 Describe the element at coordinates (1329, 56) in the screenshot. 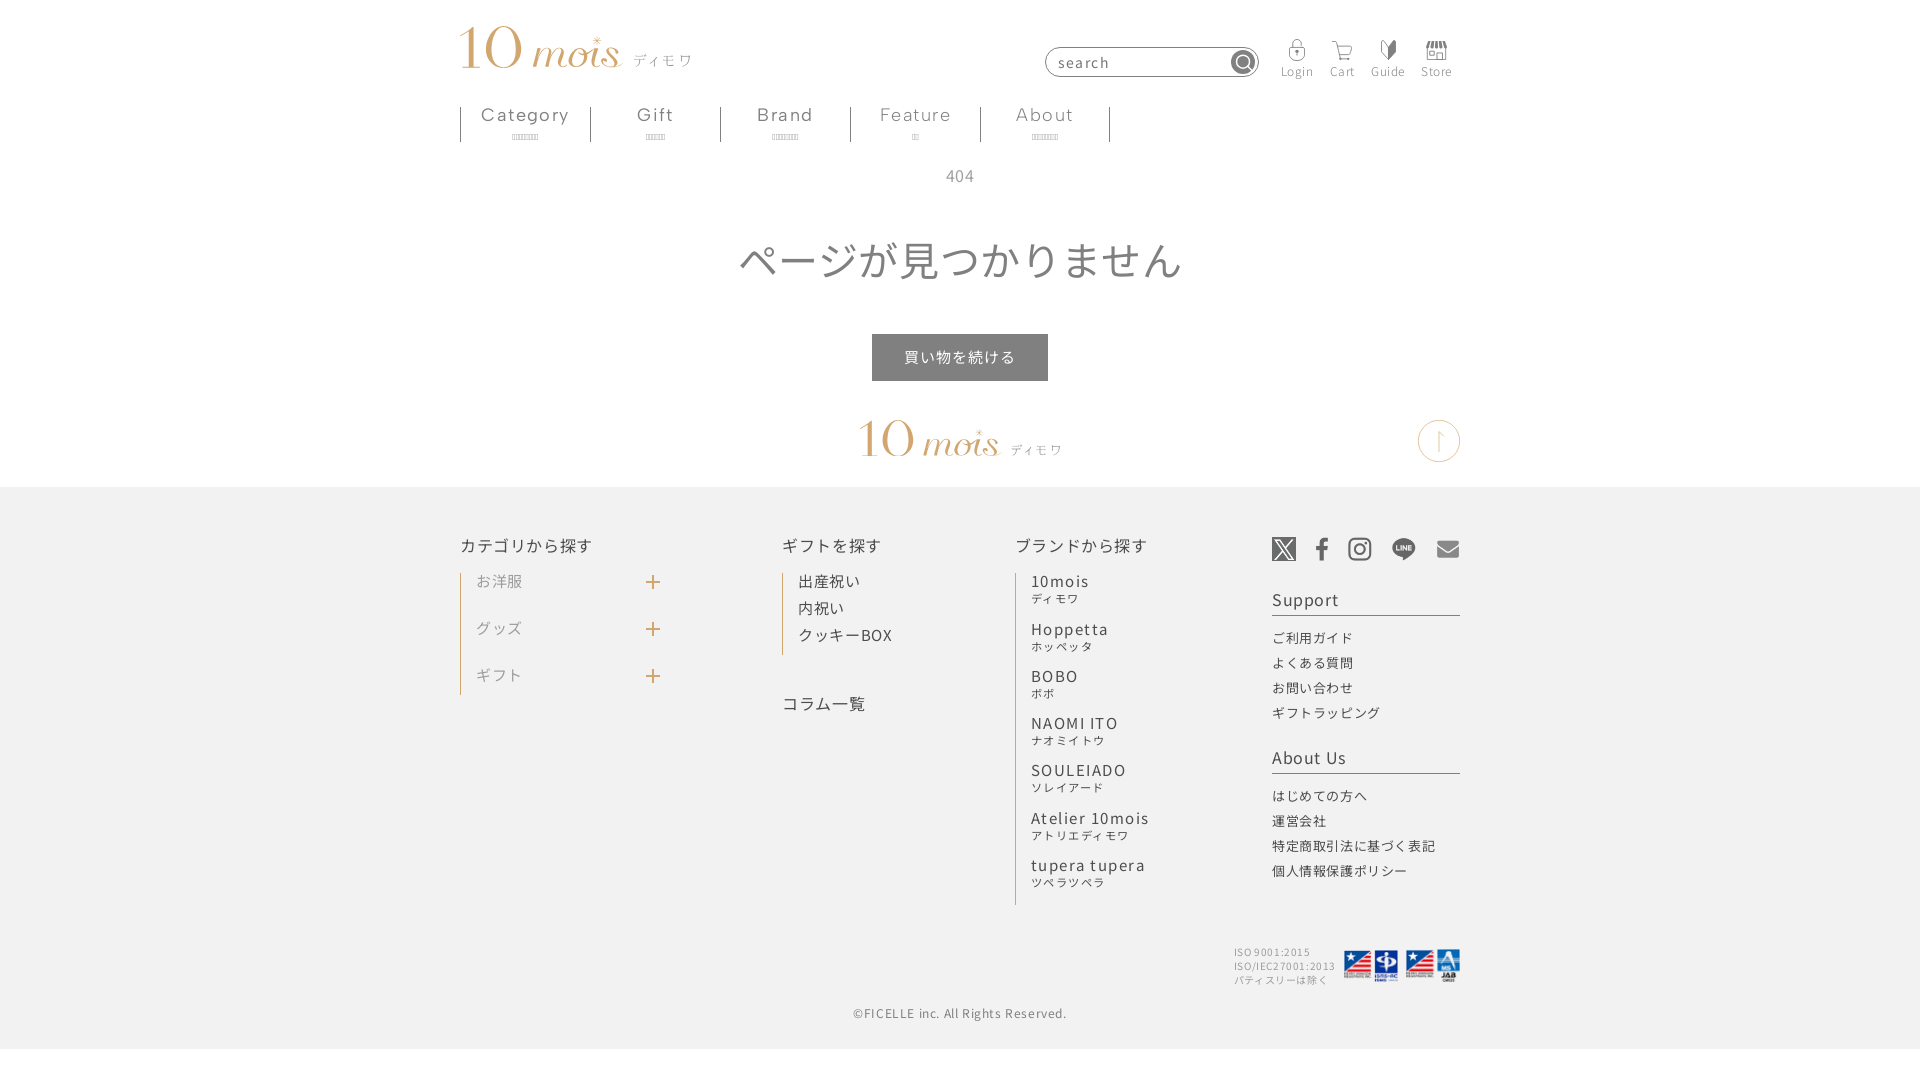

I see `'Cart'` at that location.